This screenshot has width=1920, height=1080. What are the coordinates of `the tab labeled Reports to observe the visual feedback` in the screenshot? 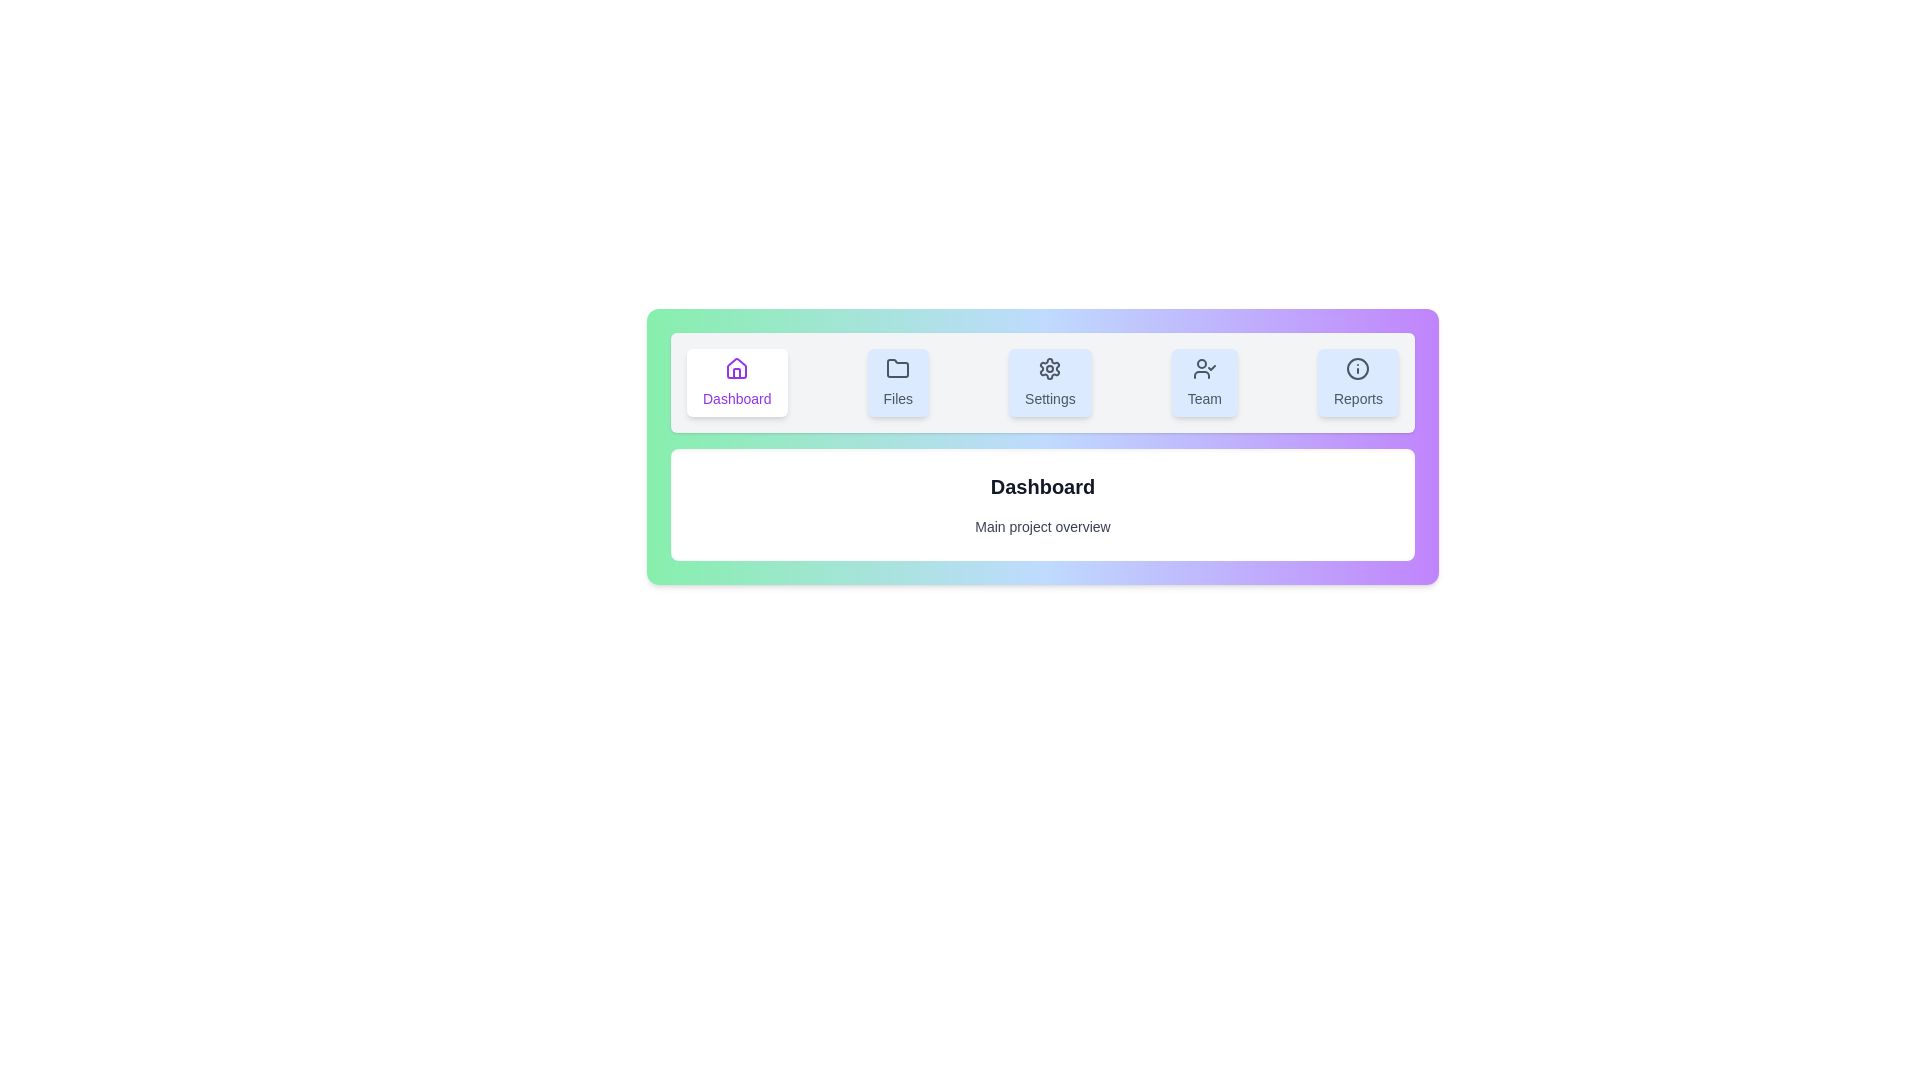 It's located at (1358, 382).